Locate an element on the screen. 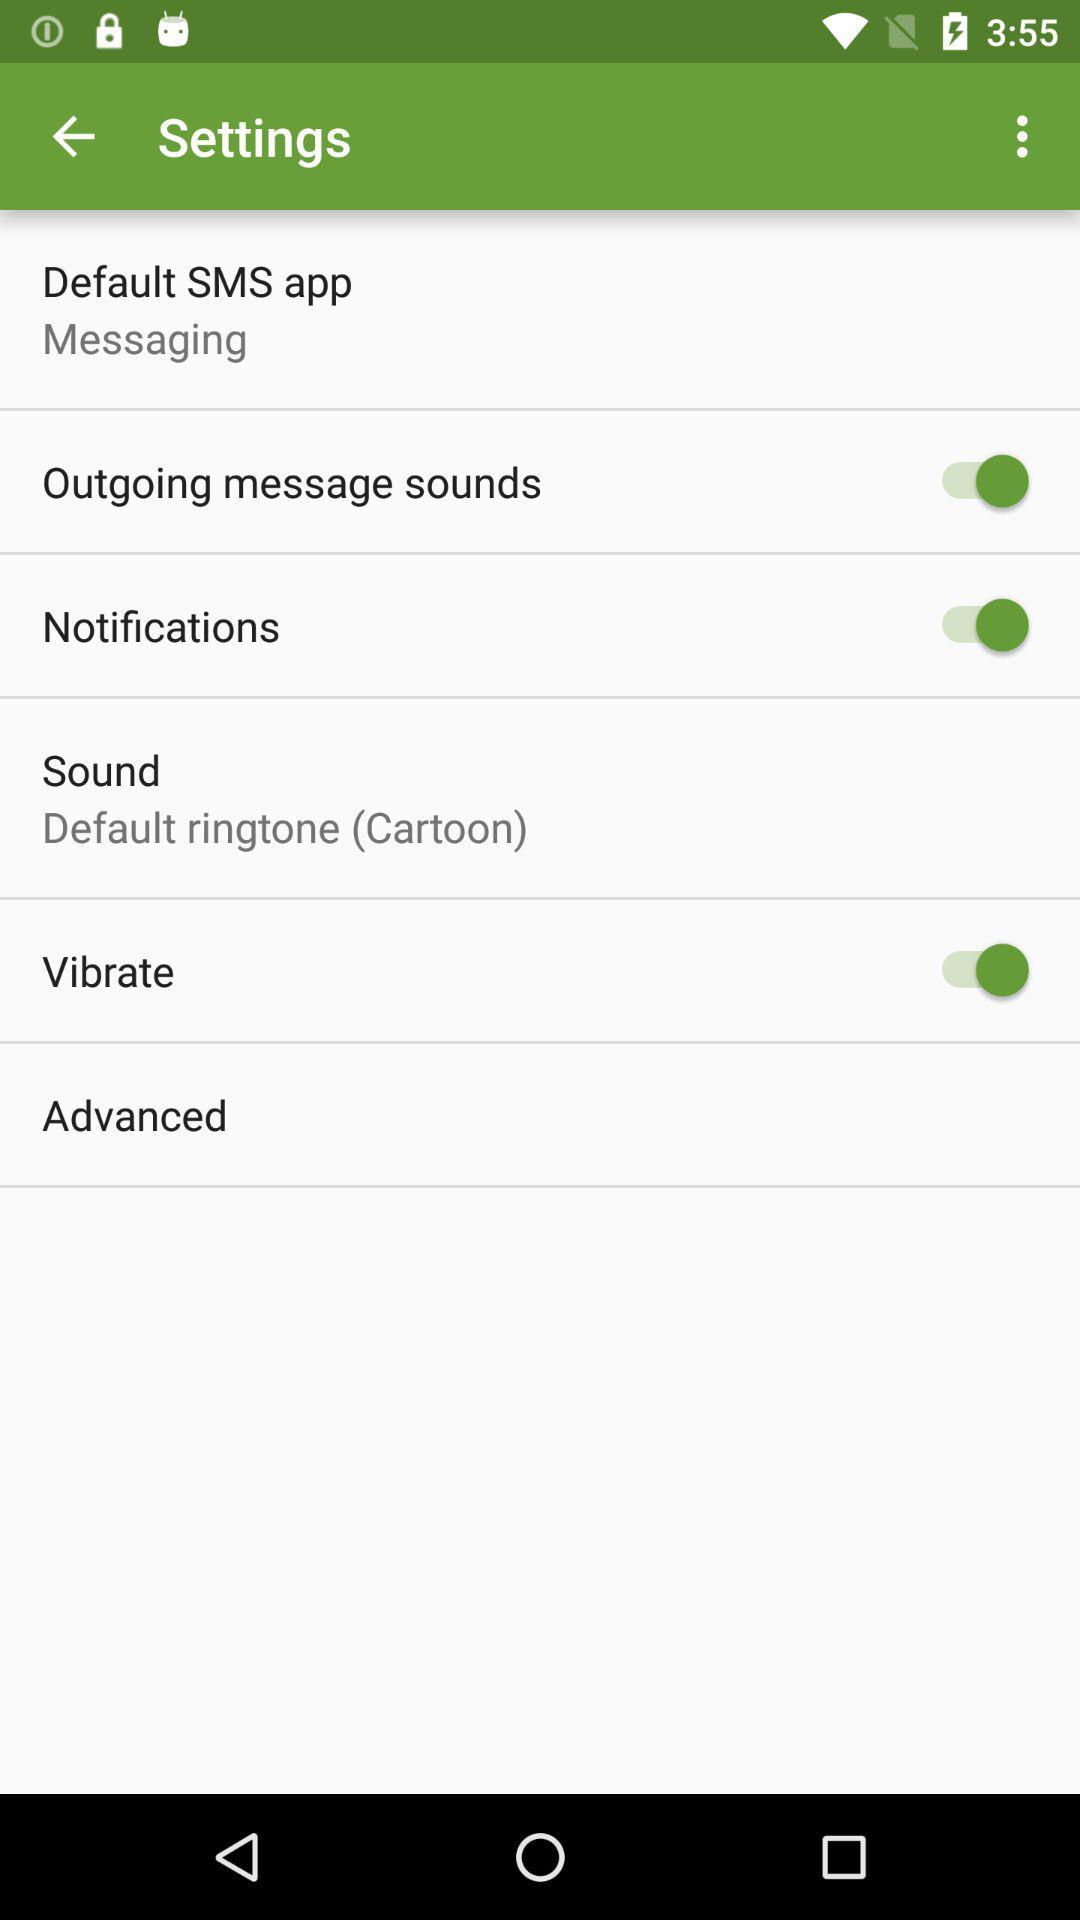 The height and width of the screenshot is (1920, 1080). the item below outgoing message sounds item is located at coordinates (160, 624).